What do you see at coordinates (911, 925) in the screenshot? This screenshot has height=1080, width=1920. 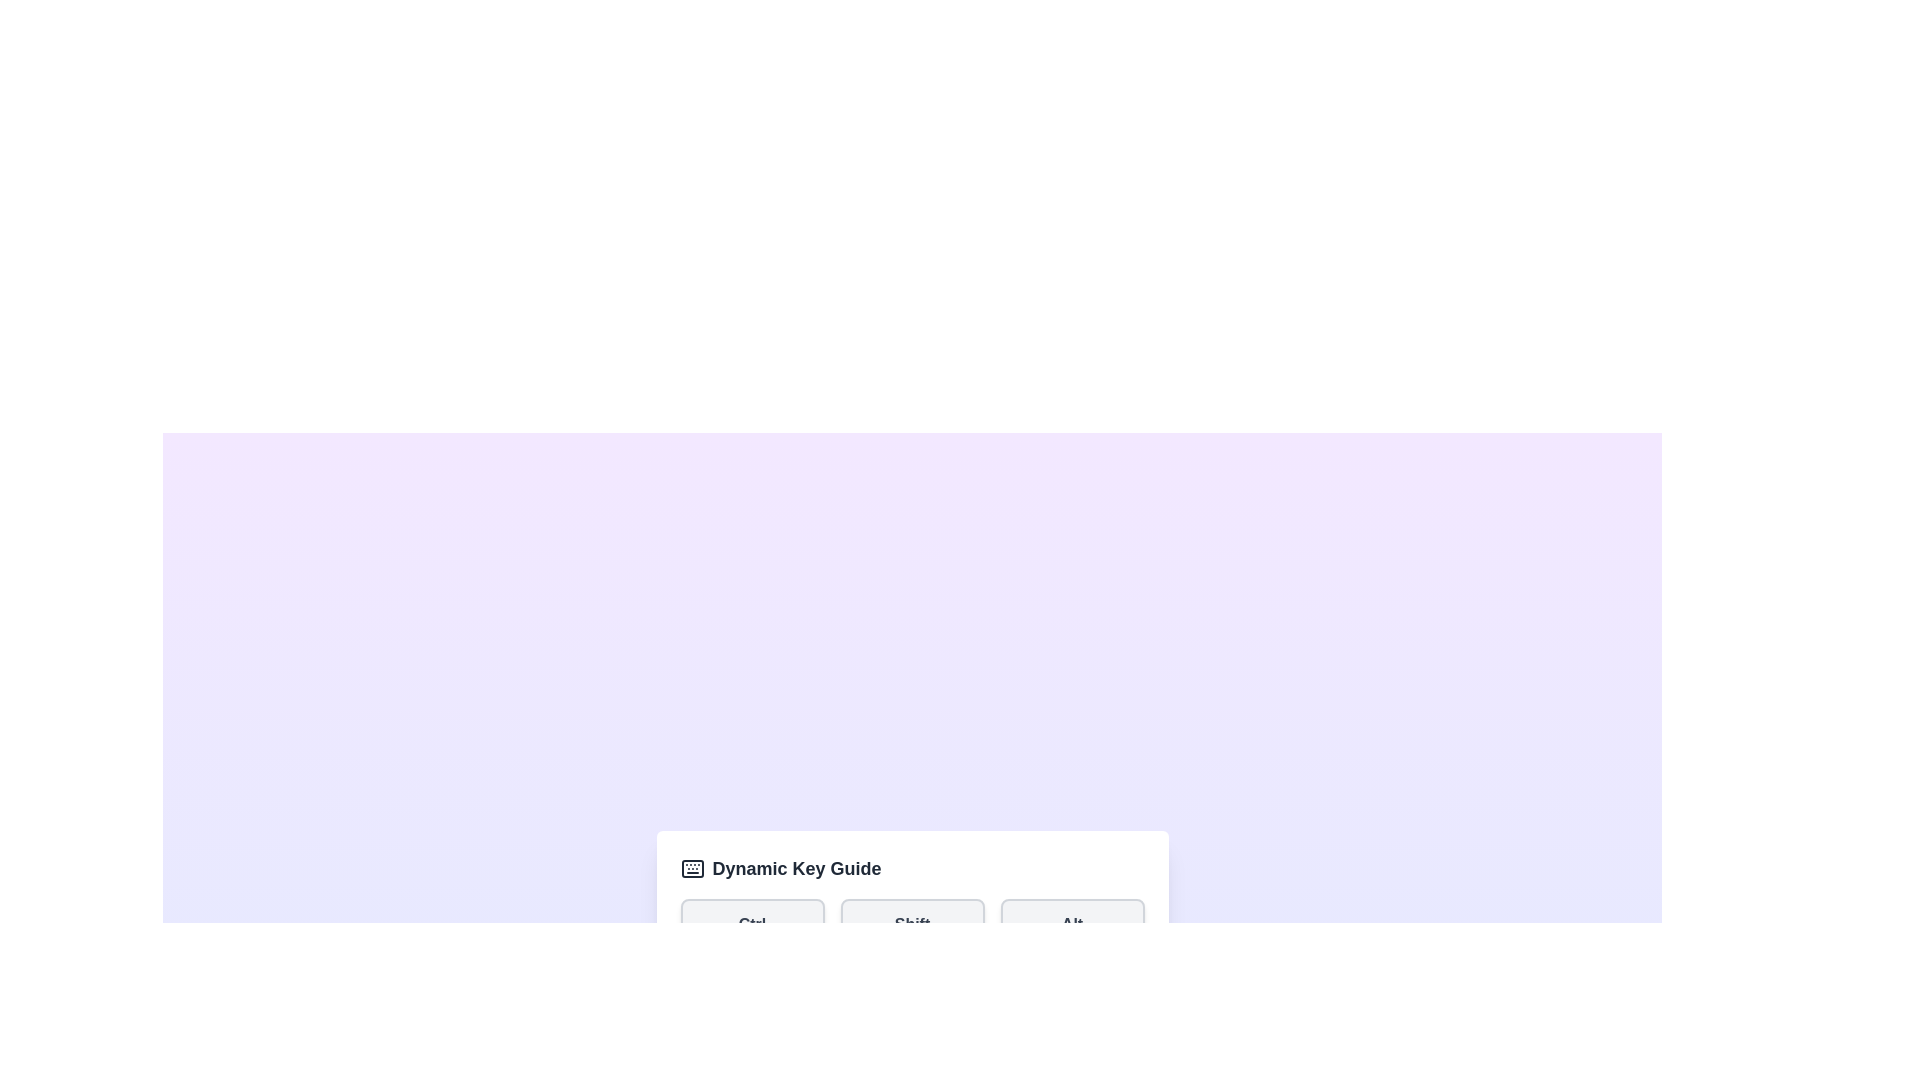 I see `the 'Shift' button located in the top row of the second column in a three-column grid layout` at bounding box center [911, 925].